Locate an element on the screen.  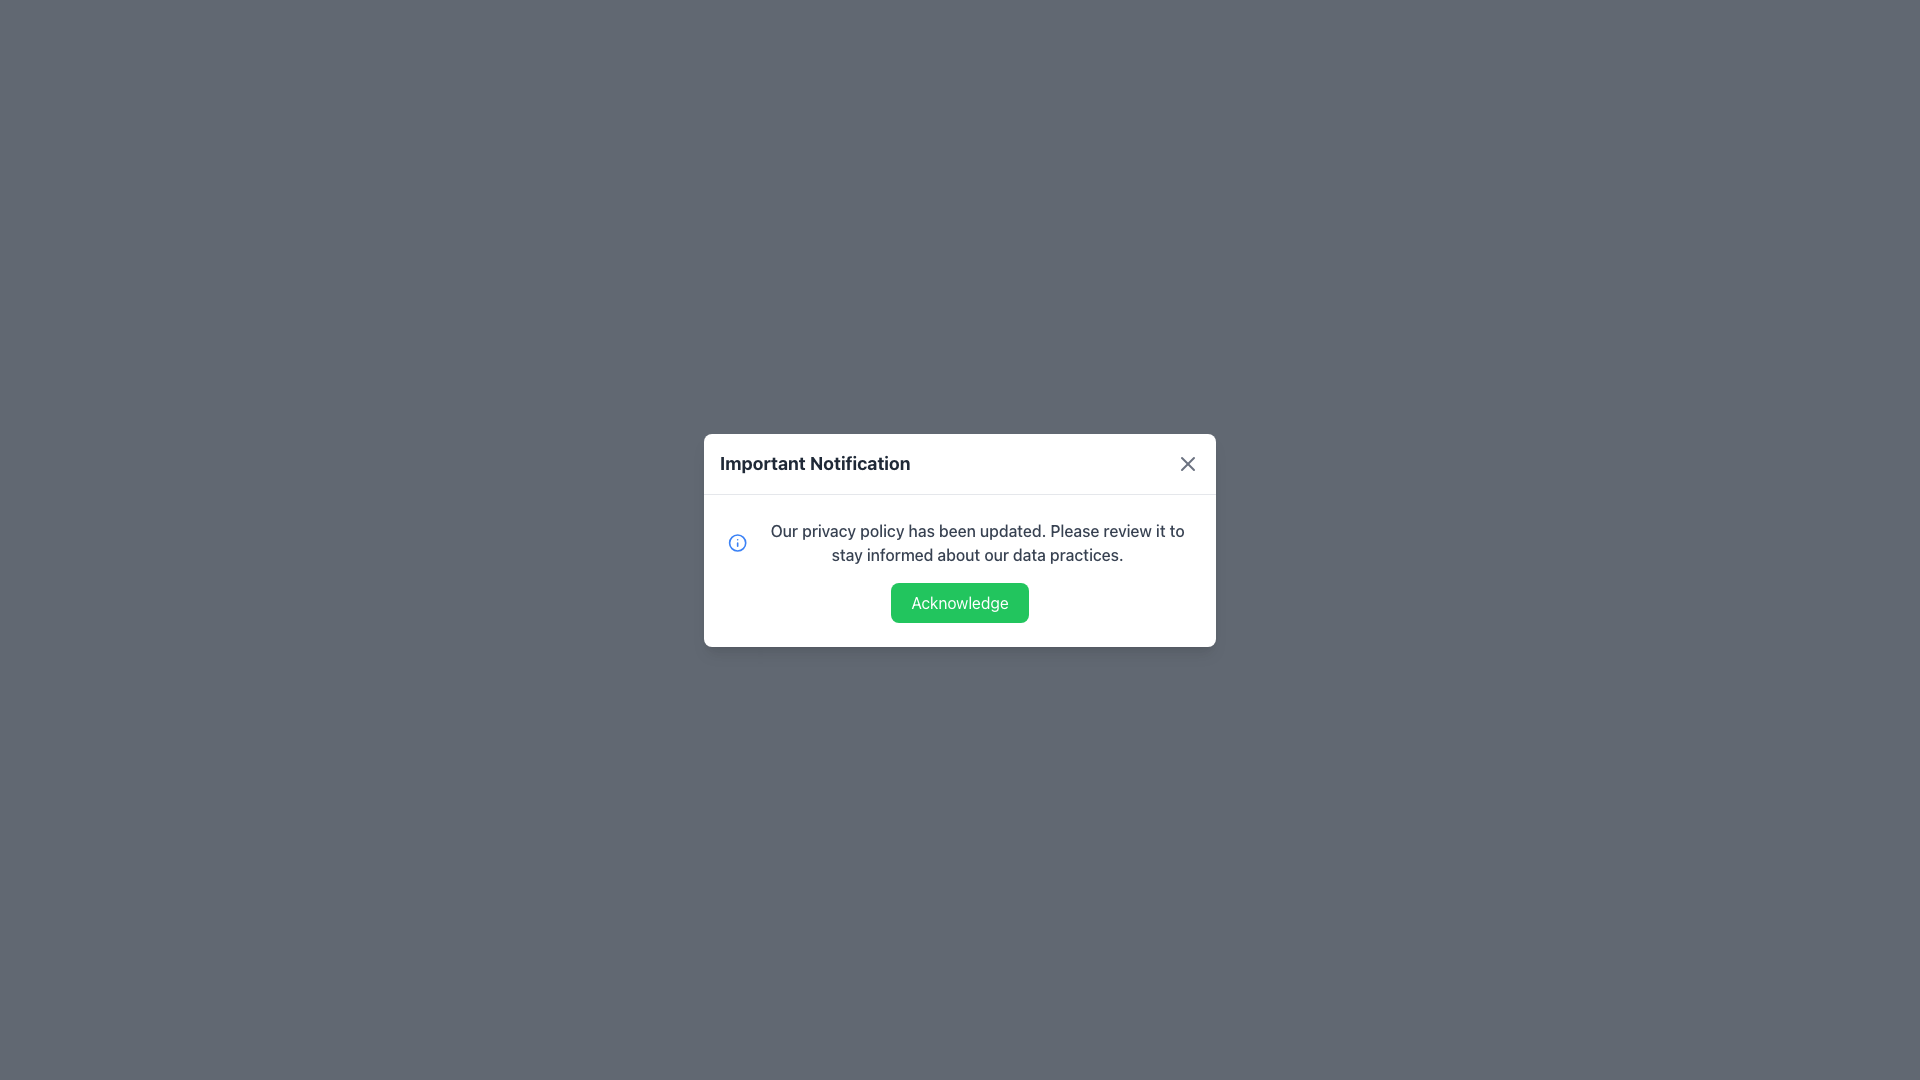
the 'X' icon located at the top-right corner of the 'Important Notification' dialogue is located at coordinates (1188, 463).